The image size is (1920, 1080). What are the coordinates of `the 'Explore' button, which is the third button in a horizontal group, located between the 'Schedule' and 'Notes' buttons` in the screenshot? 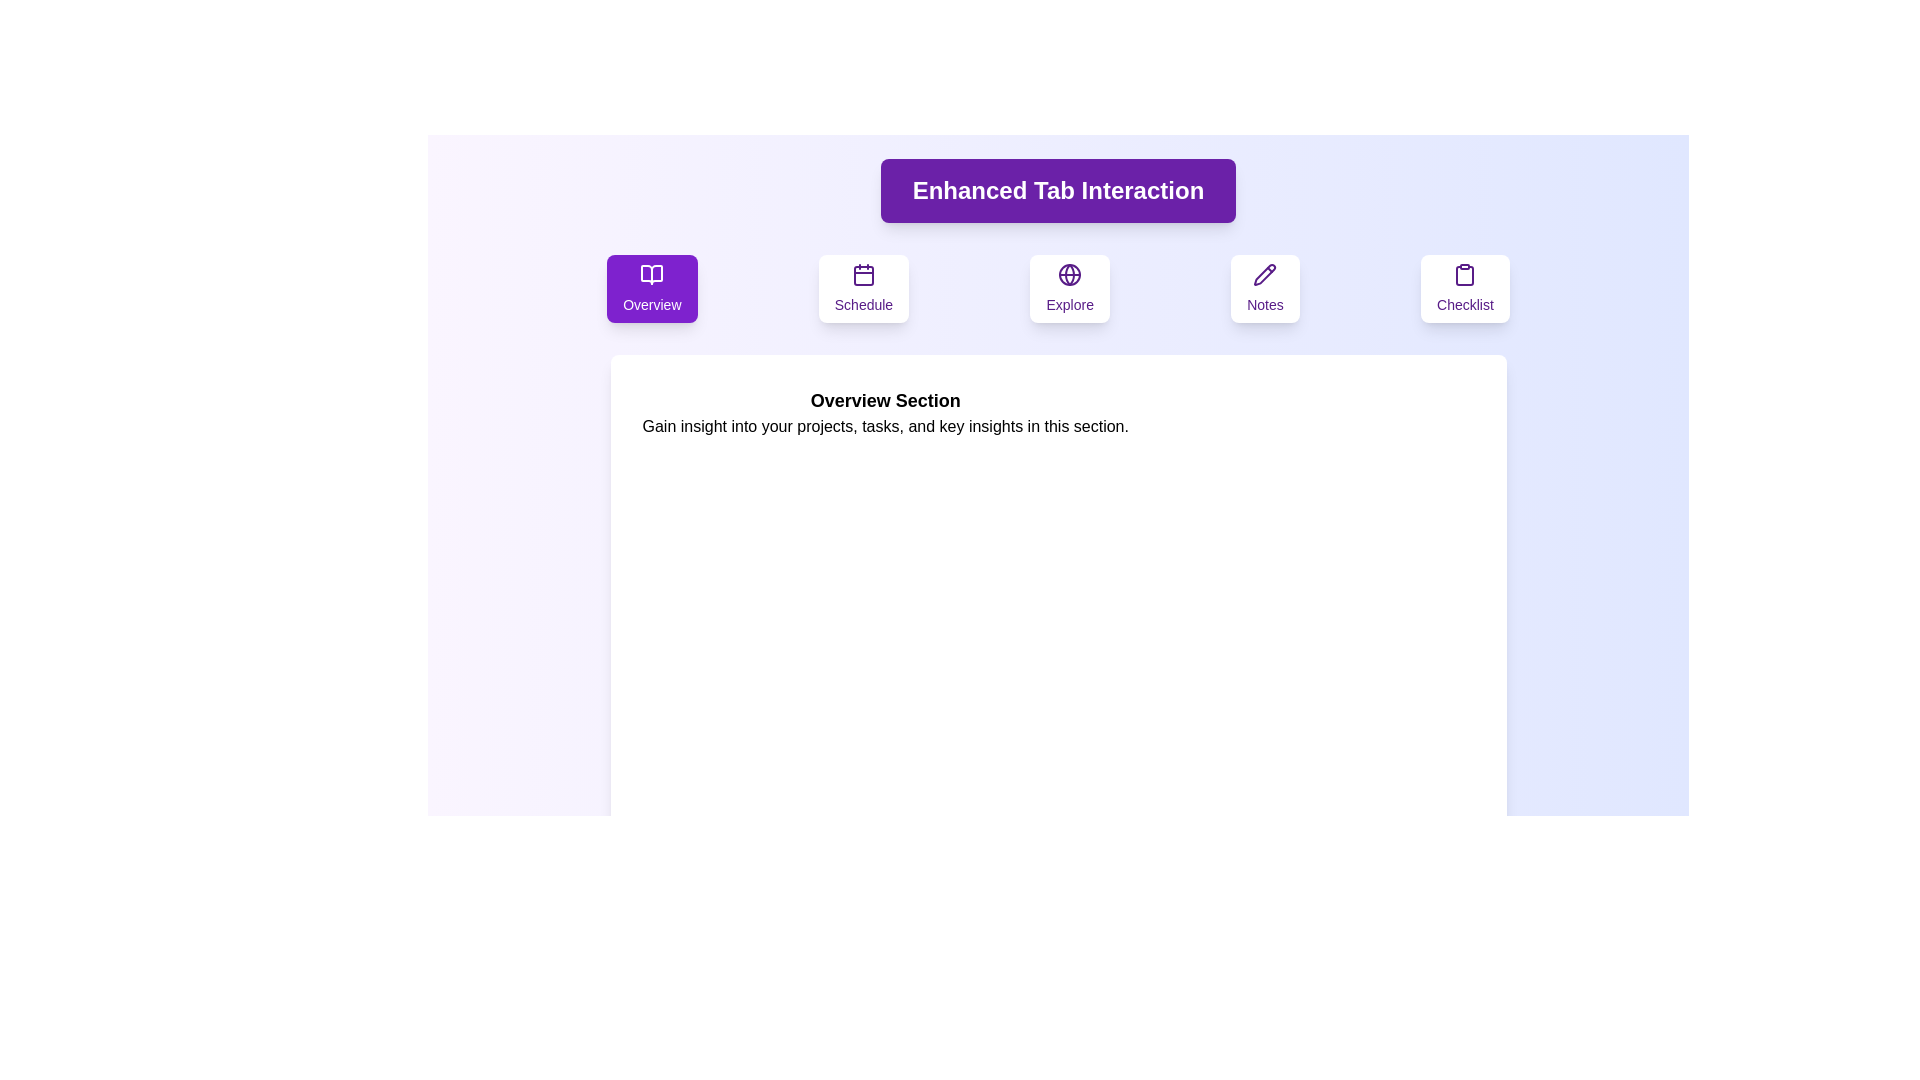 It's located at (1069, 289).